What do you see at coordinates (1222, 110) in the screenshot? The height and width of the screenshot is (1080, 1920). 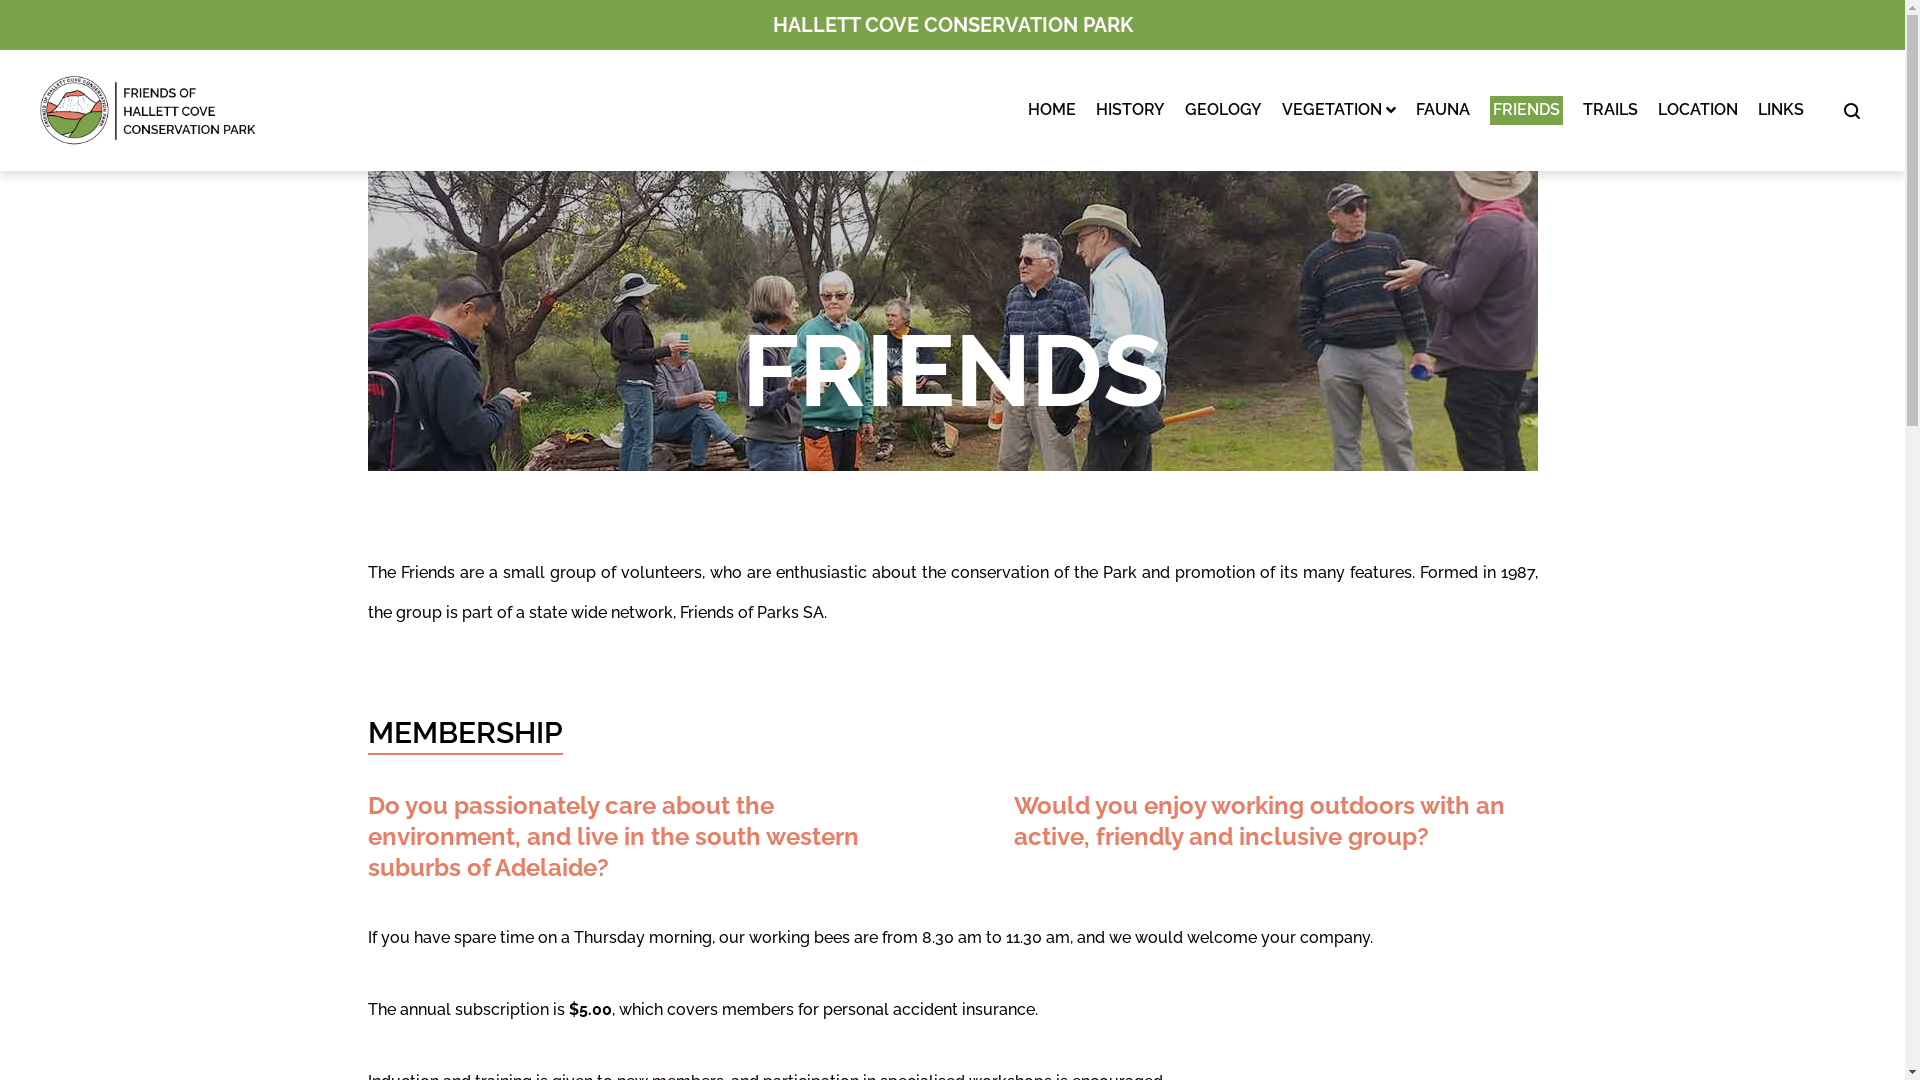 I see `'GEOLOGY'` at bounding box center [1222, 110].